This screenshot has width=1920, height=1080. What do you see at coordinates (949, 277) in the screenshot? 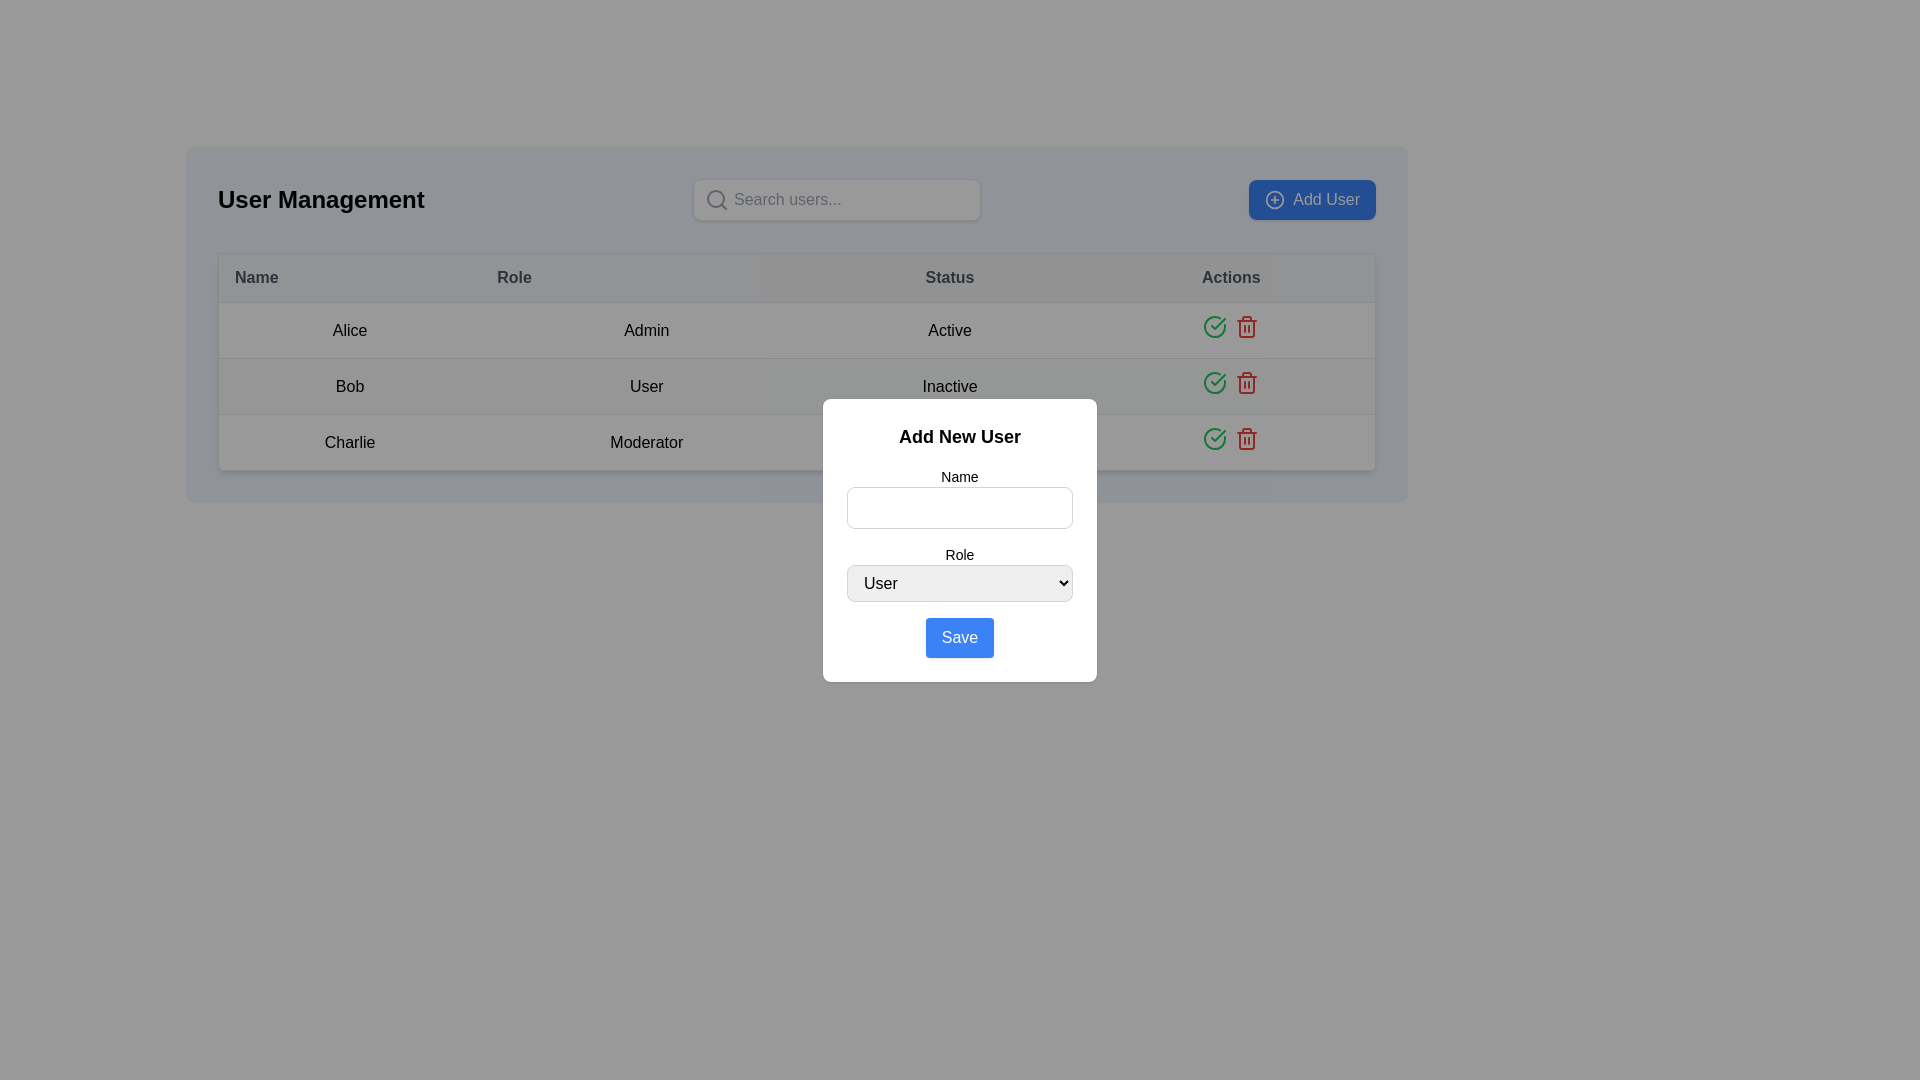
I see `the 'Status' text label in bold, centered style, displayed in gray color, located in the header row of the User Management section, between 'Role' and 'Actions'` at bounding box center [949, 277].